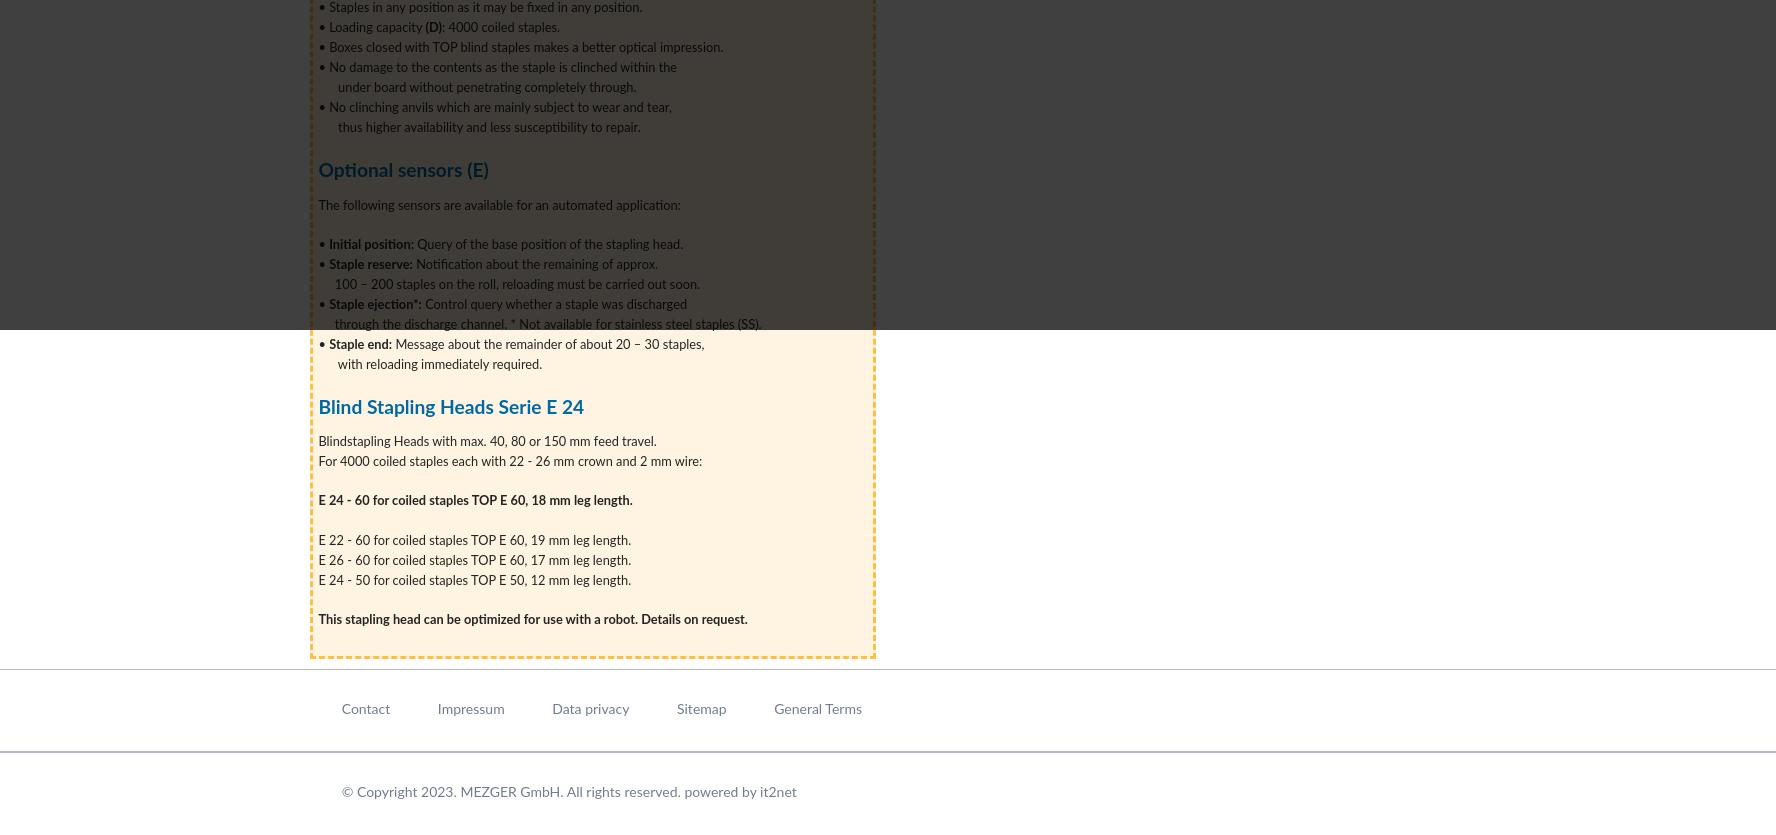 Image resolution: width=1776 pixels, height=835 pixels. I want to click on 'thus higher availability and less susceptibility to repair.', so click(481, 127).